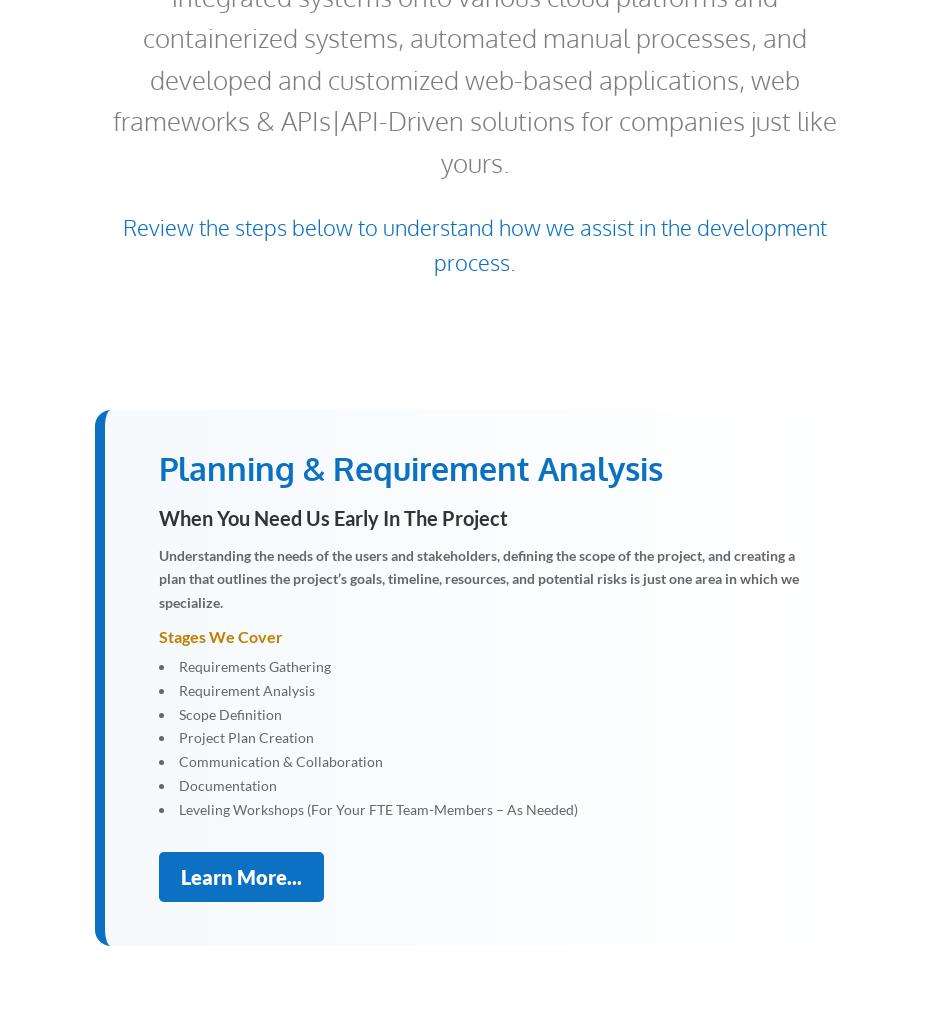  I want to click on 'When You Need Us Early In The Project', so click(332, 517).